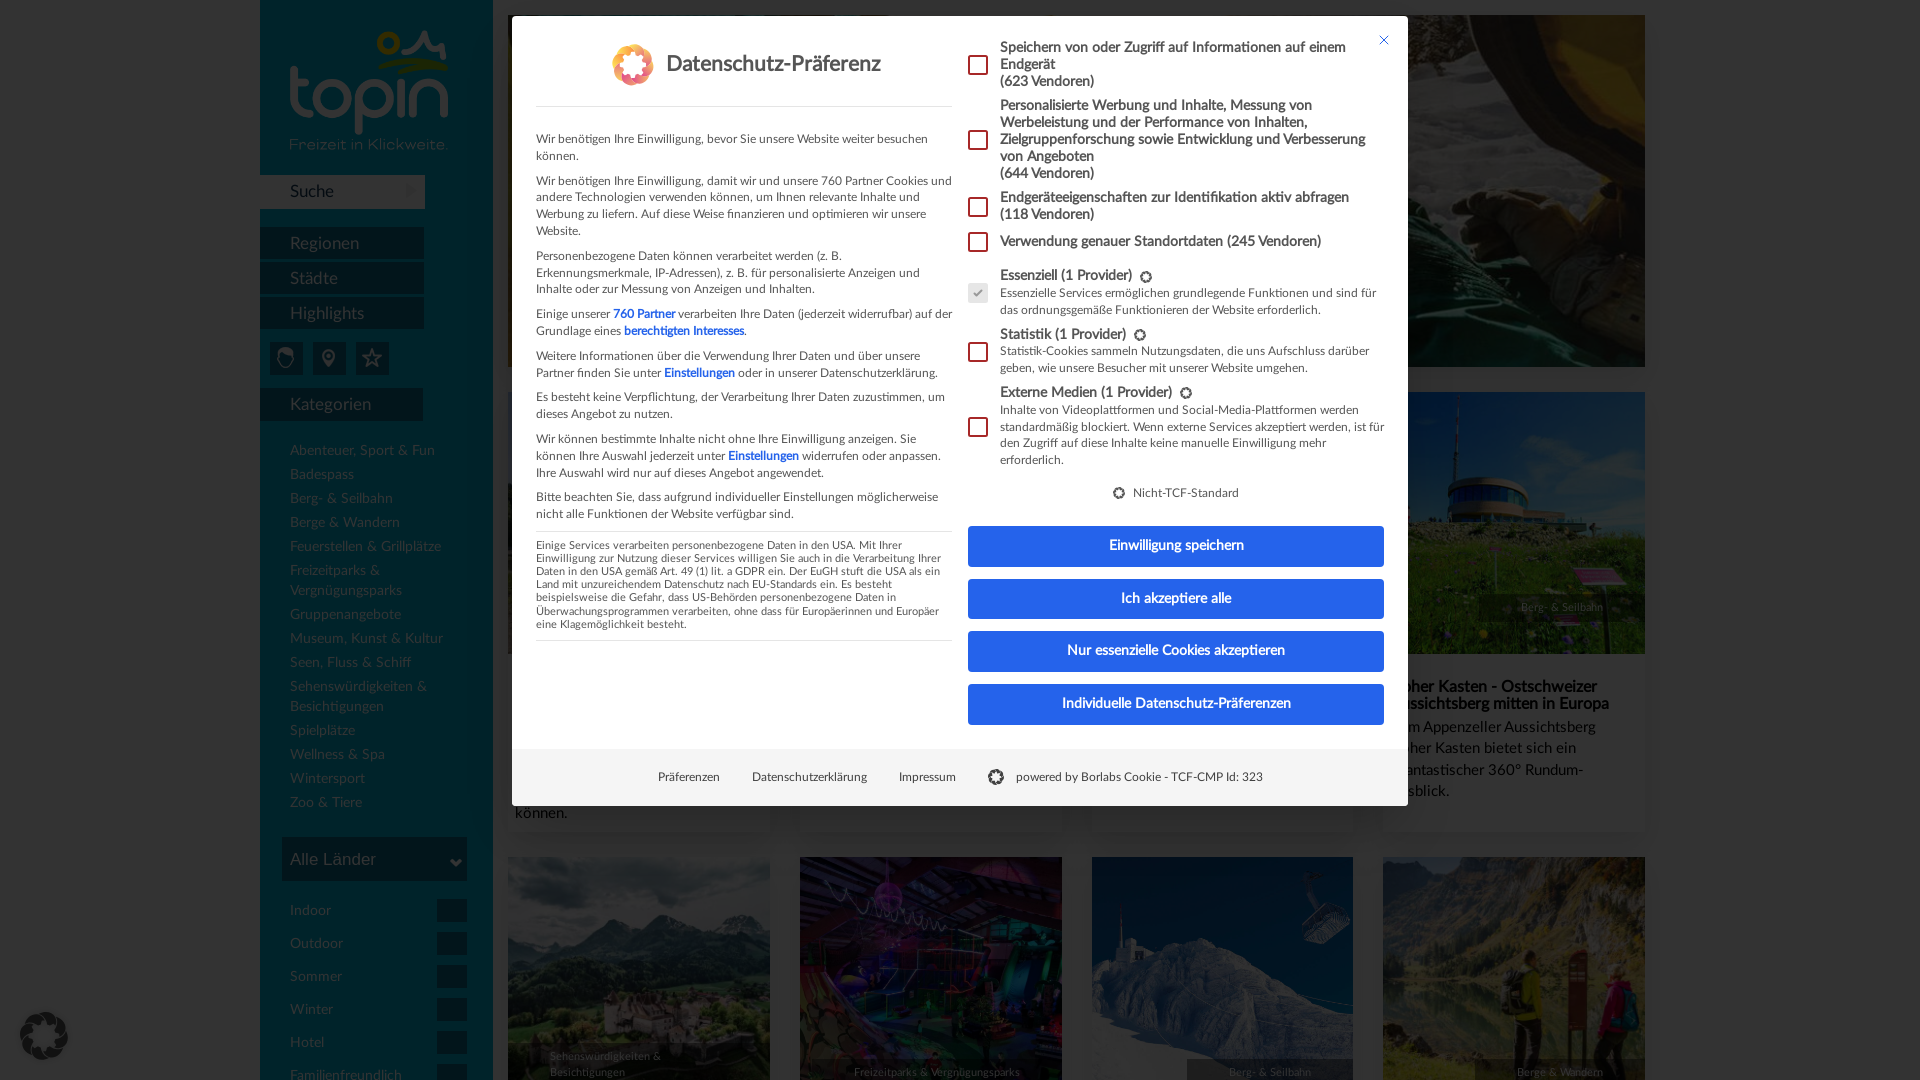 Image resolution: width=1920 pixels, height=1080 pixels. What do you see at coordinates (382, 500) in the screenshot?
I see `'Berg- & Seilbahn'` at bounding box center [382, 500].